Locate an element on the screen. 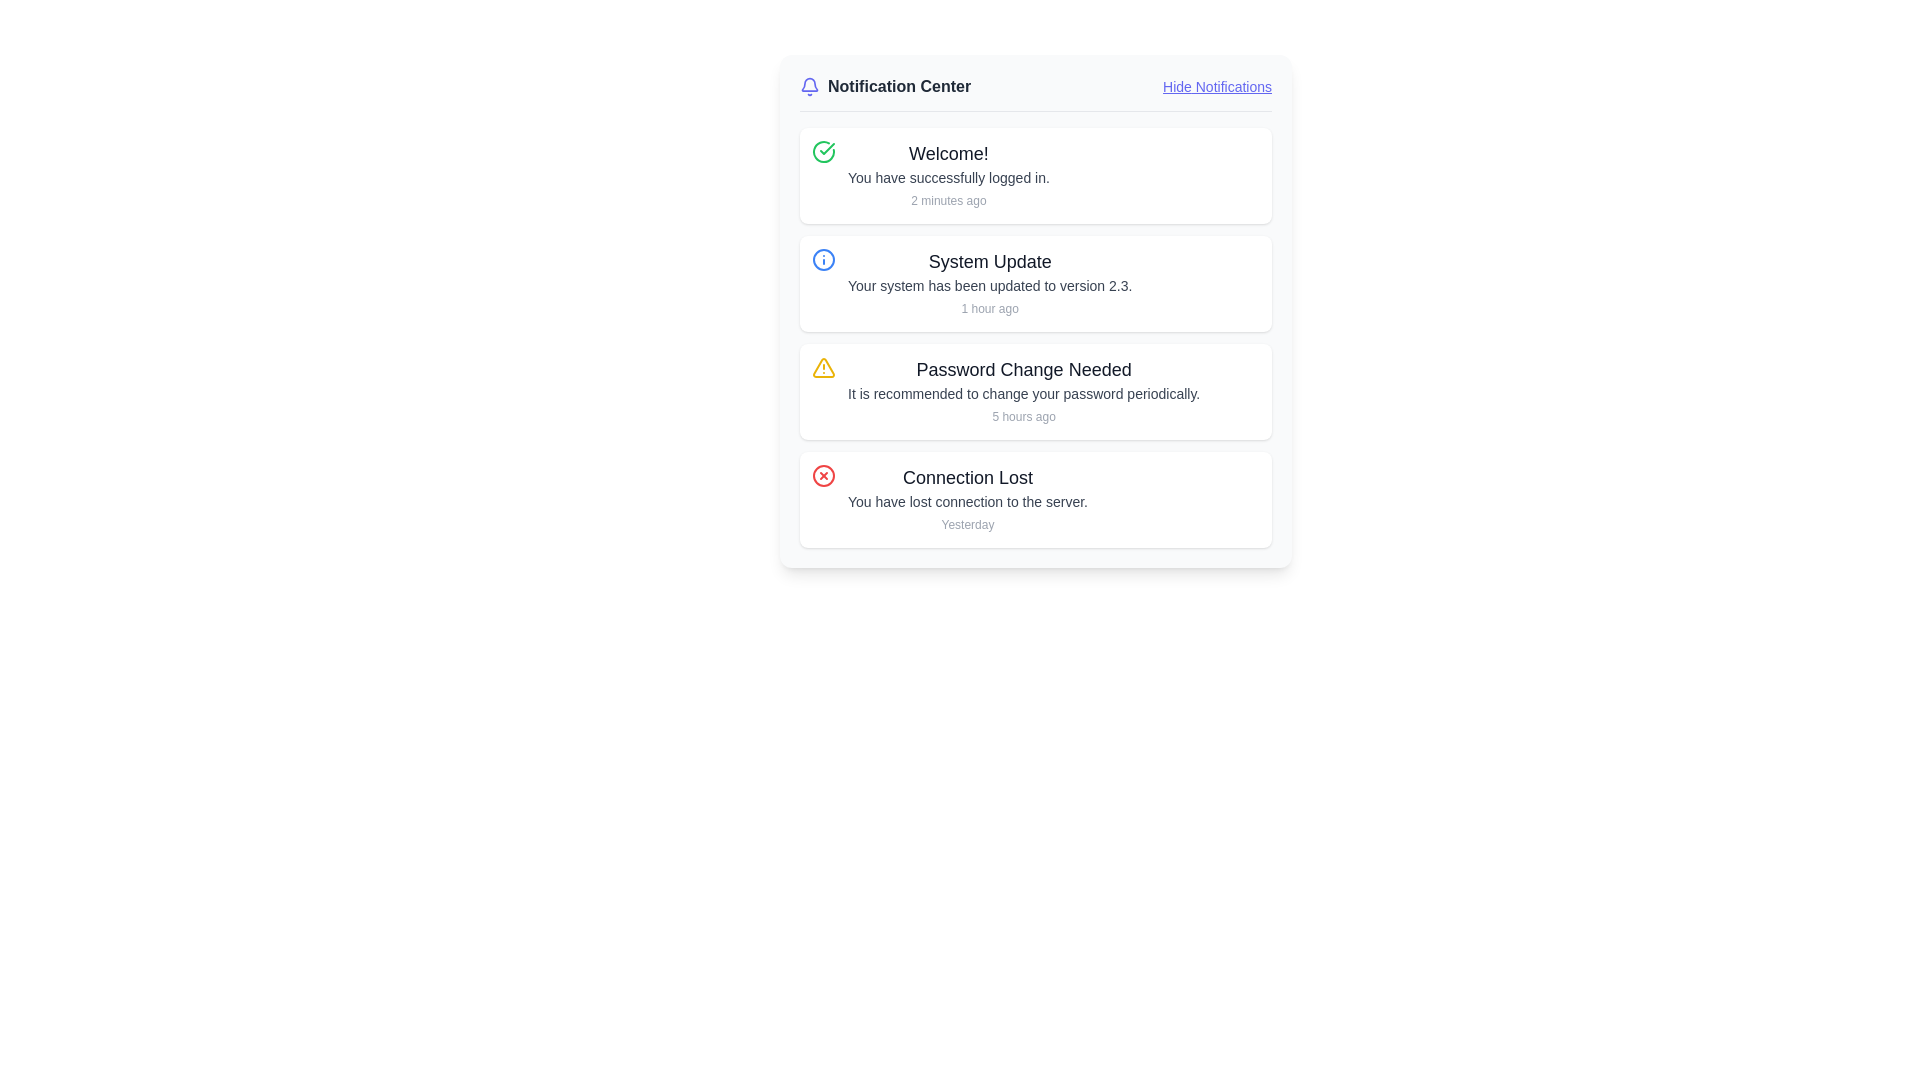  the text label that provides additional information about the 'Connection Lost' notification, located between the heading and the timestamp is located at coordinates (968, 500).